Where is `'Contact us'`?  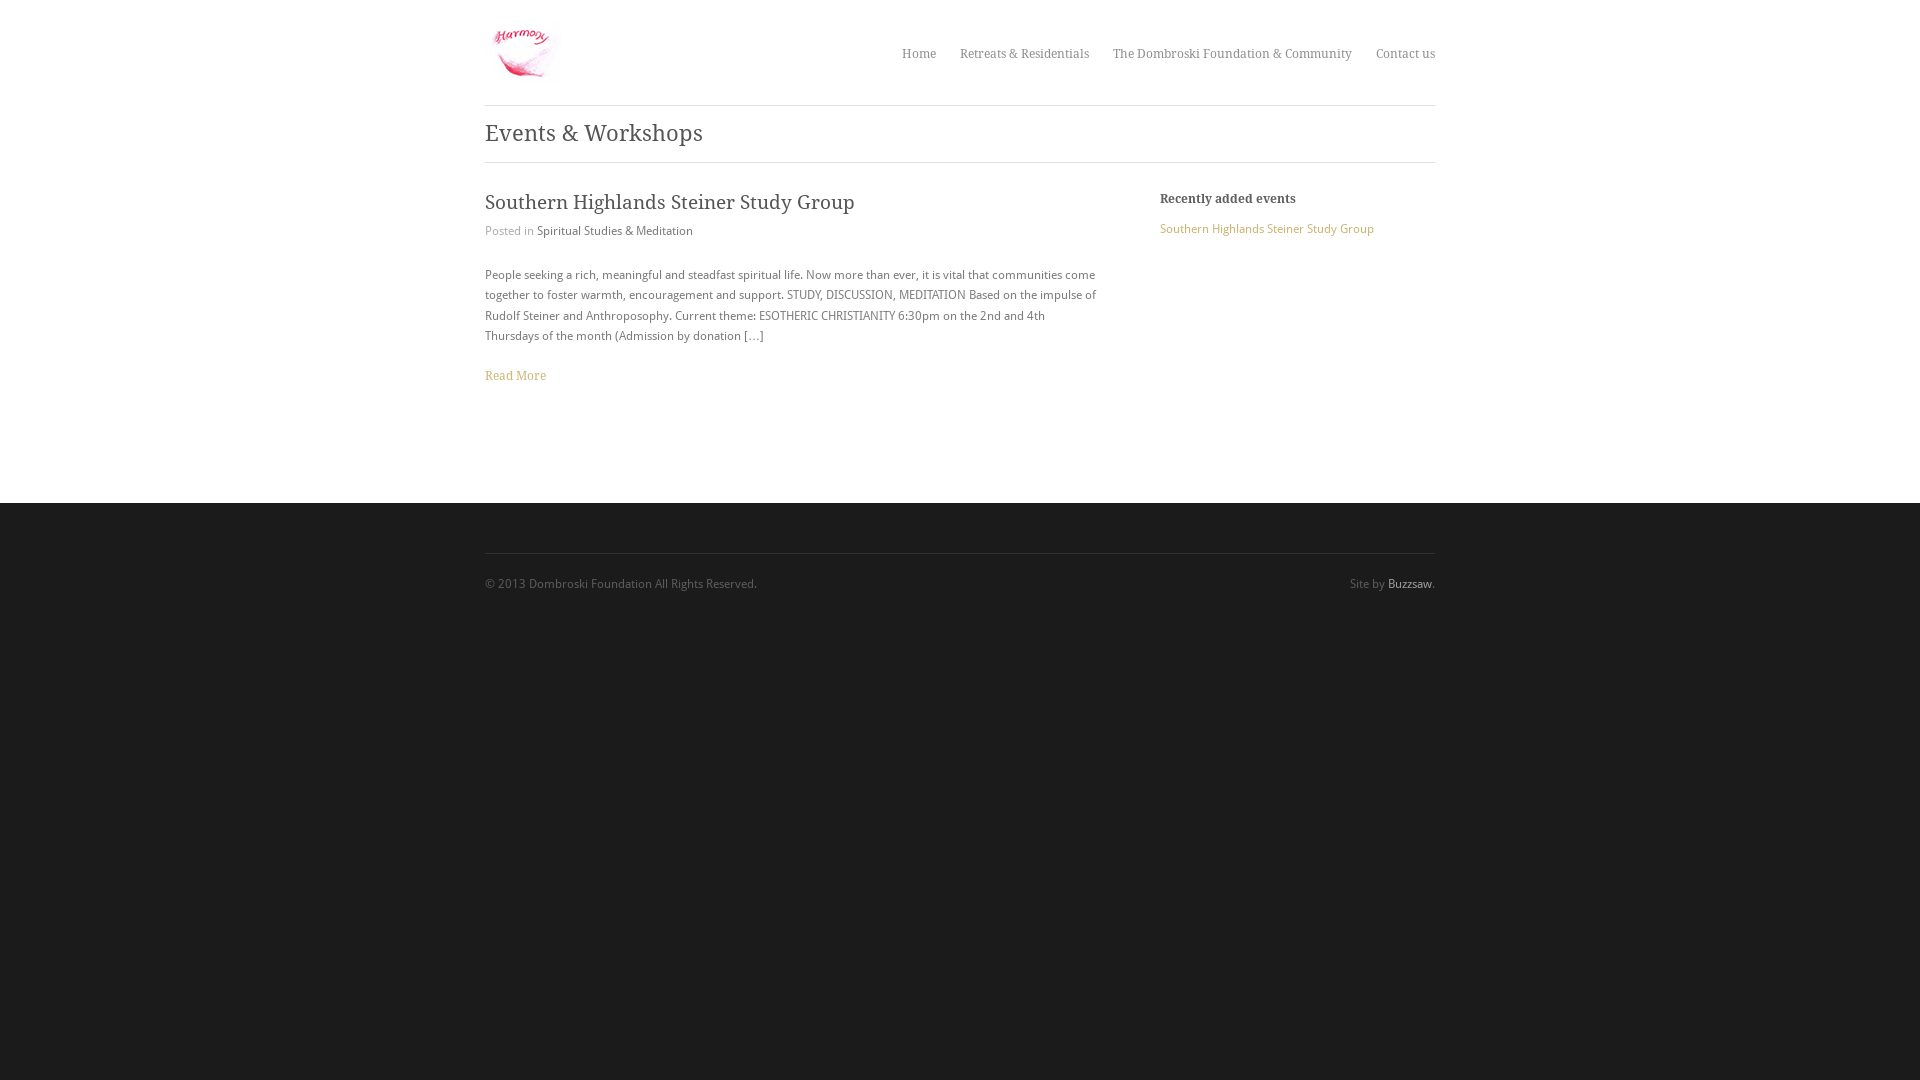
'Contact us' is located at coordinates (1404, 53).